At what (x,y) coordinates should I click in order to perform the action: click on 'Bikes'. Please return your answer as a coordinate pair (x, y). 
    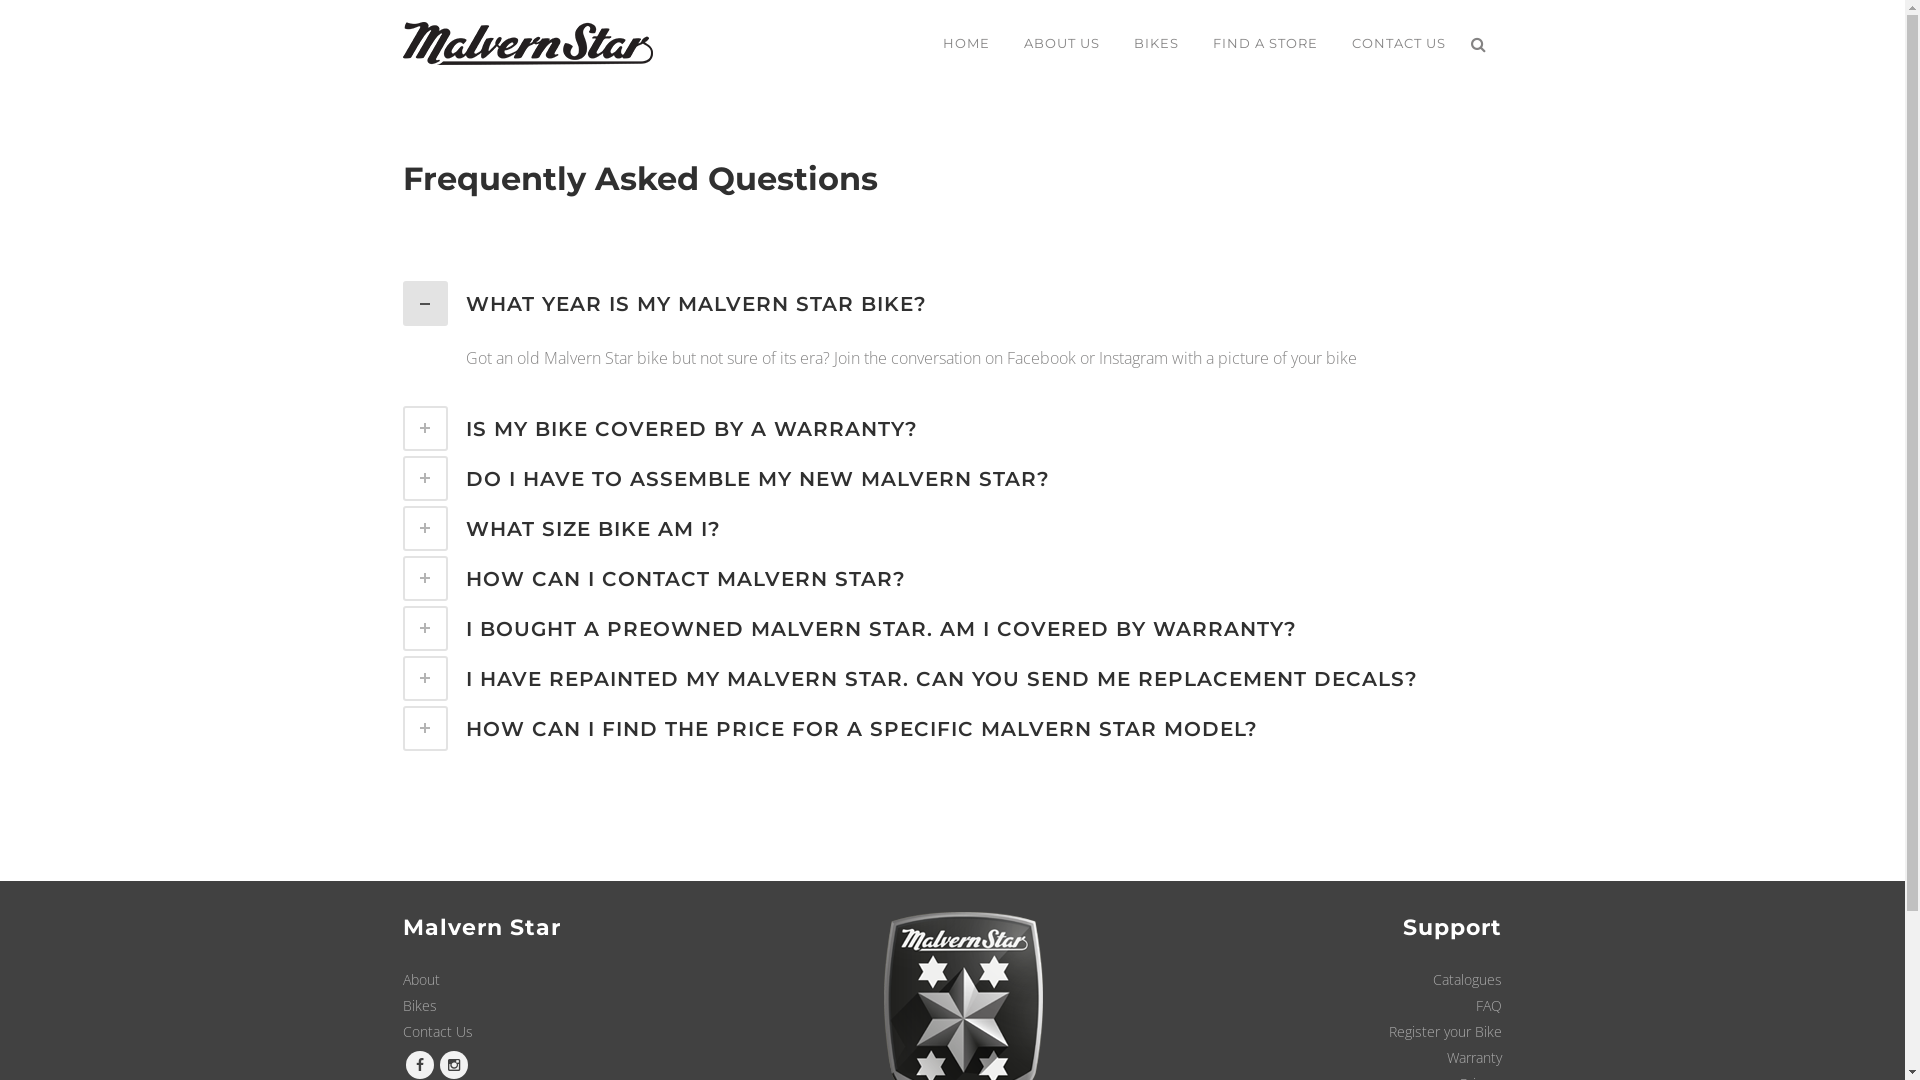
    Looking at the image, I should click on (417, 1005).